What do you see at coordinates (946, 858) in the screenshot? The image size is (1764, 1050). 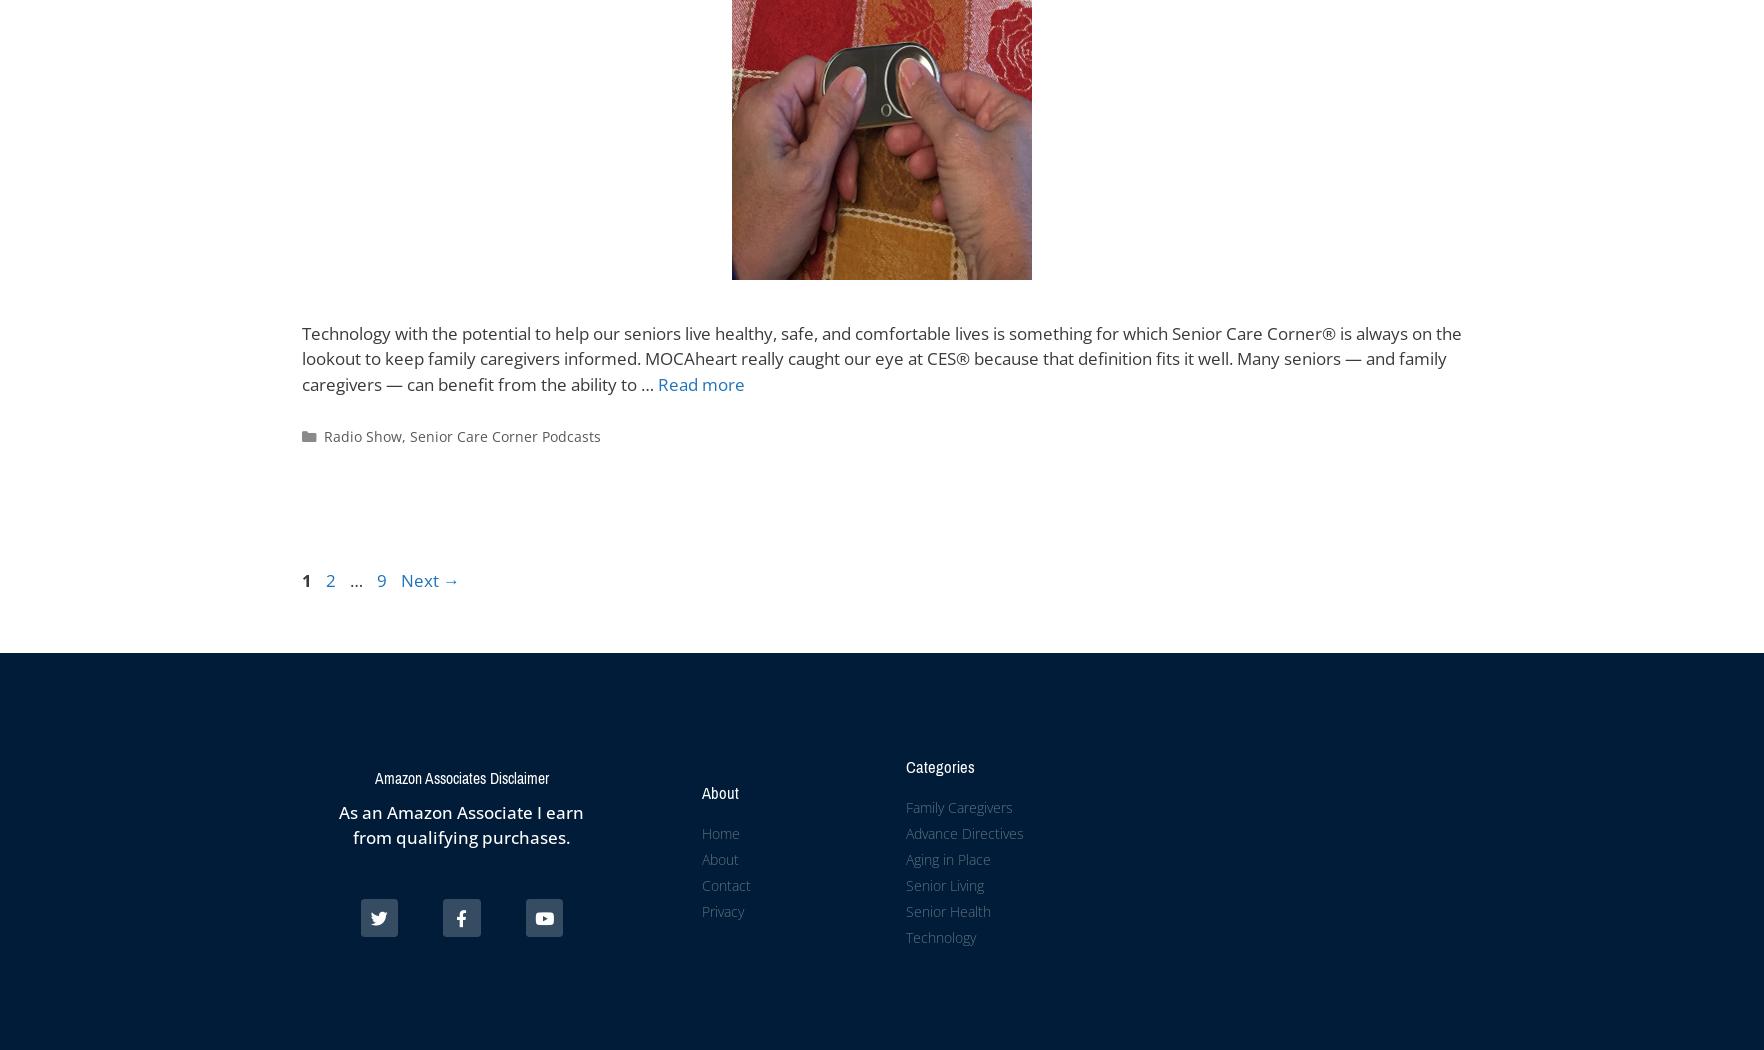 I see `'Aging in Place'` at bounding box center [946, 858].